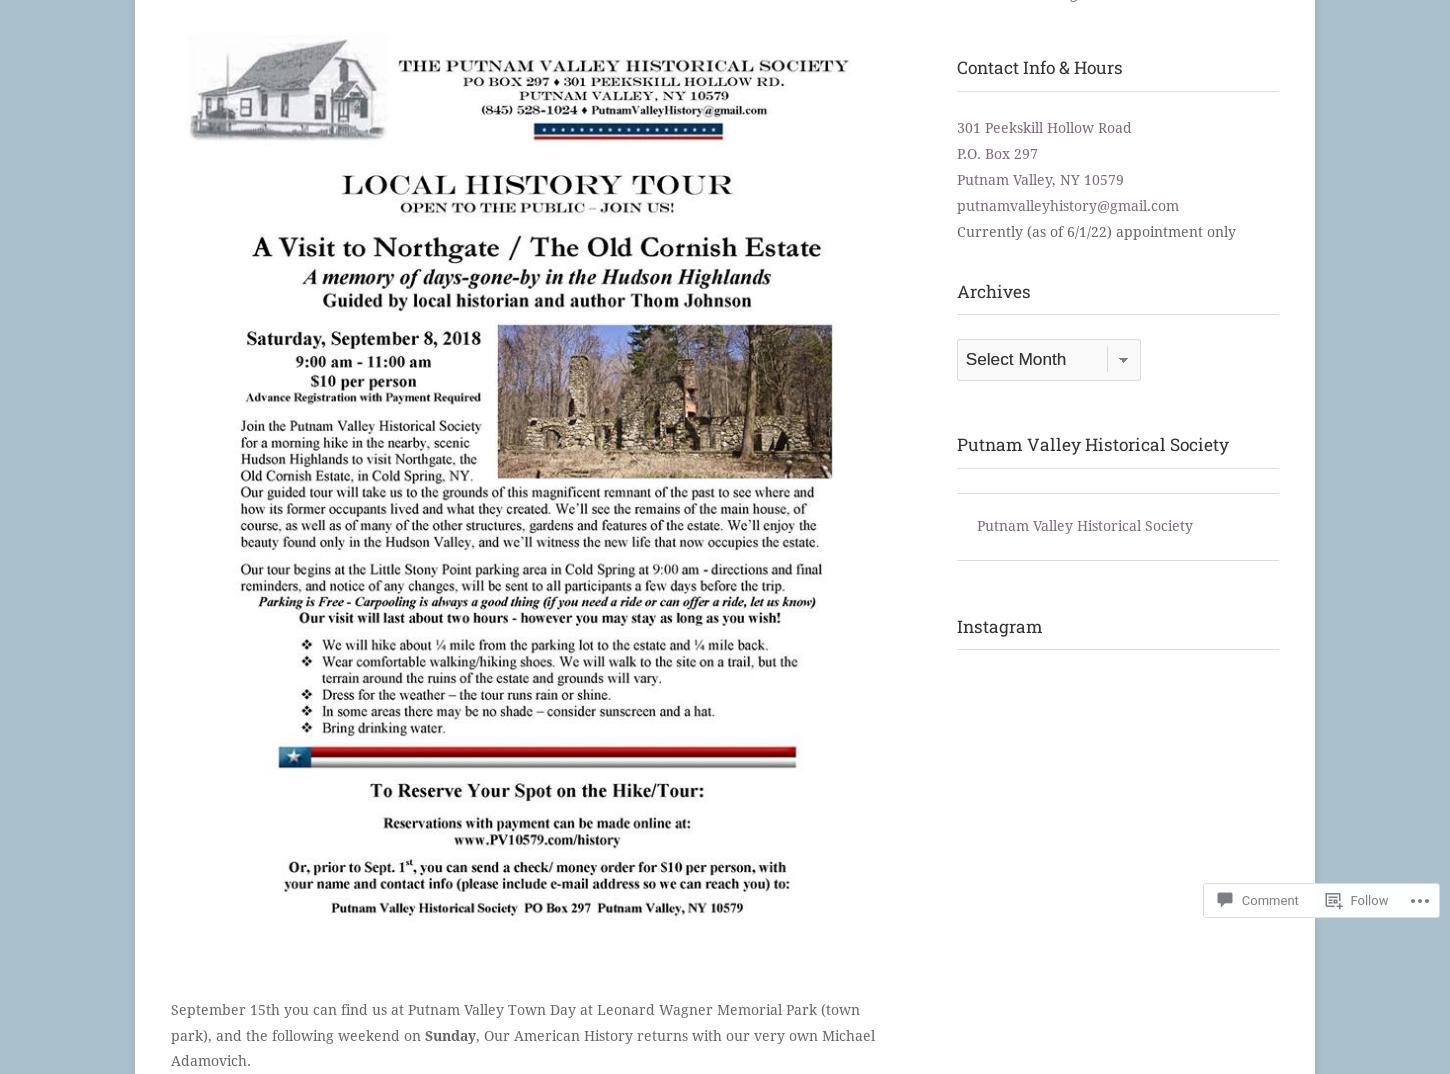 This screenshot has width=1450, height=1074. What do you see at coordinates (954, 67) in the screenshot?
I see `'Contact Info & Hours'` at bounding box center [954, 67].